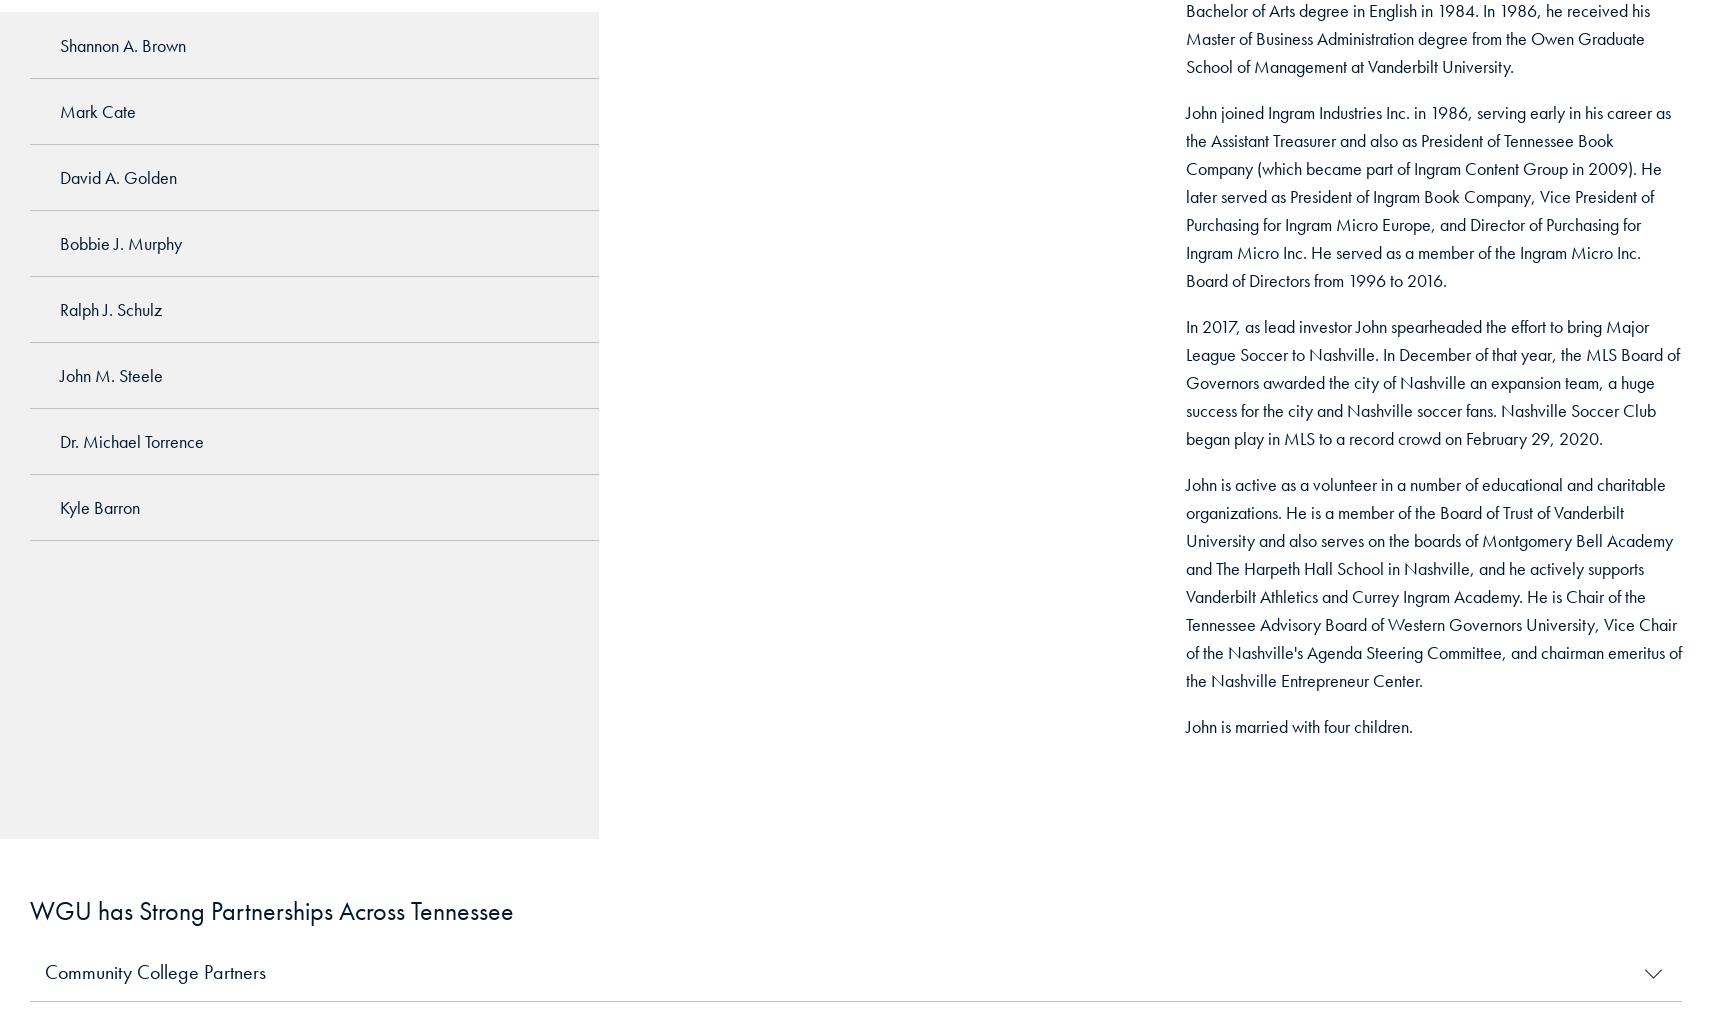 The image size is (1712, 1012). I want to click on 'John is married with four children.', so click(1297, 726).